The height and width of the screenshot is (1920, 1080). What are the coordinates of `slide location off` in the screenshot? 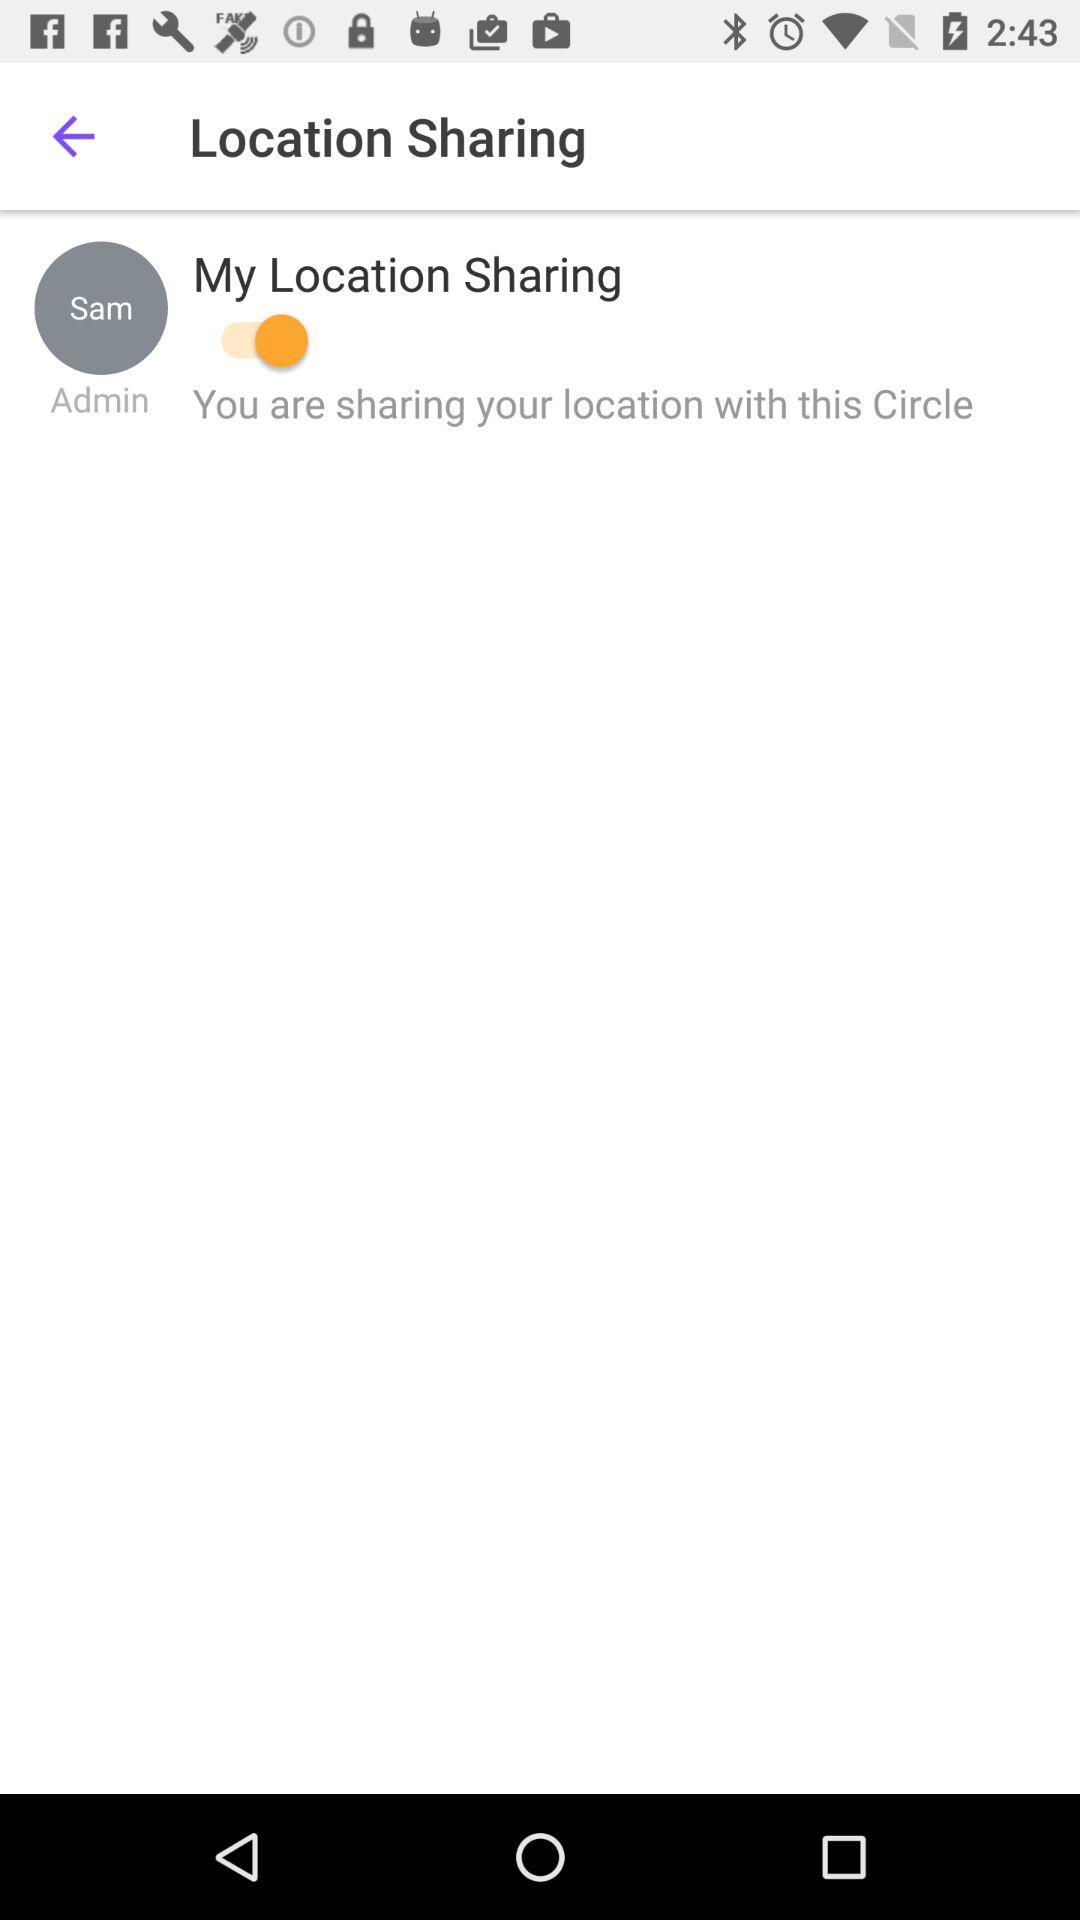 It's located at (253, 340).